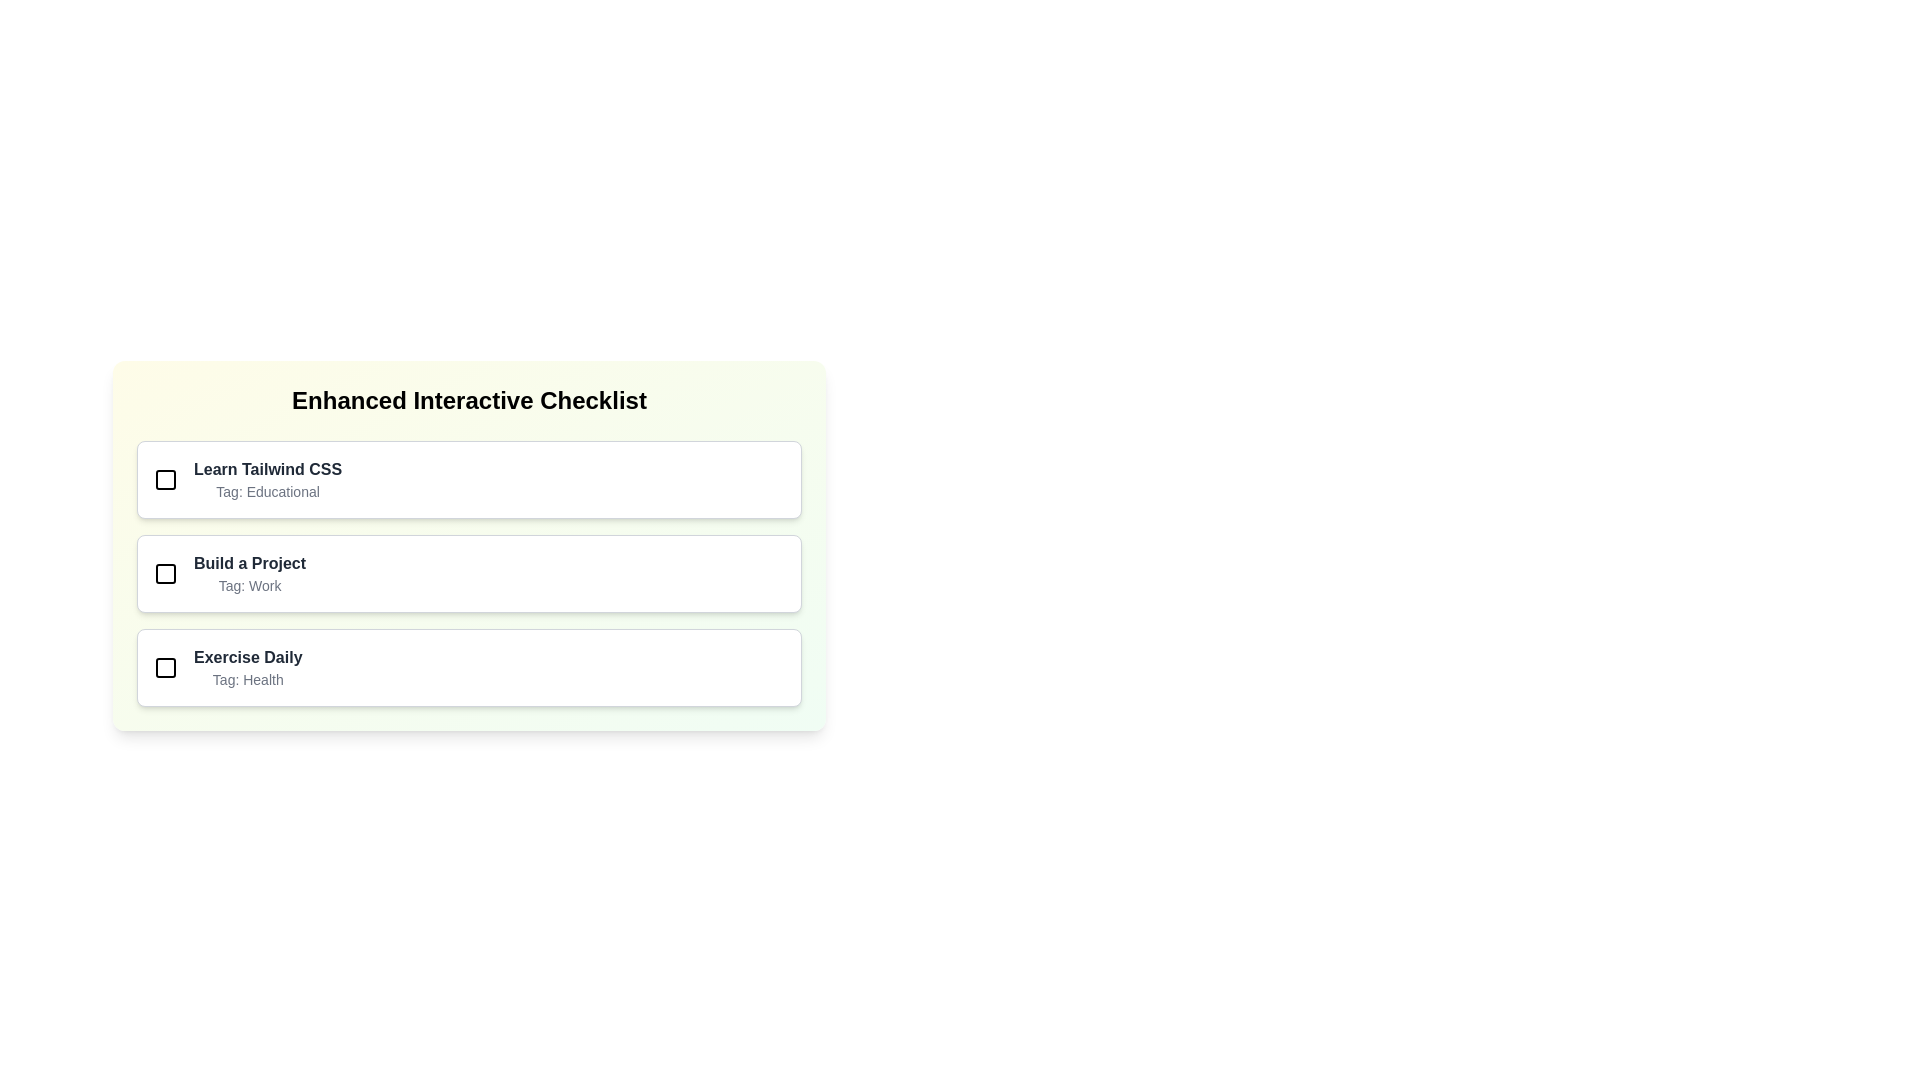 The image size is (1920, 1080). I want to click on the static text element displaying 'Exercise Daily' in bold, dark gray font, located in the third row of the Enhanced Interactive Checklist under the tag 'Health', so click(247, 658).